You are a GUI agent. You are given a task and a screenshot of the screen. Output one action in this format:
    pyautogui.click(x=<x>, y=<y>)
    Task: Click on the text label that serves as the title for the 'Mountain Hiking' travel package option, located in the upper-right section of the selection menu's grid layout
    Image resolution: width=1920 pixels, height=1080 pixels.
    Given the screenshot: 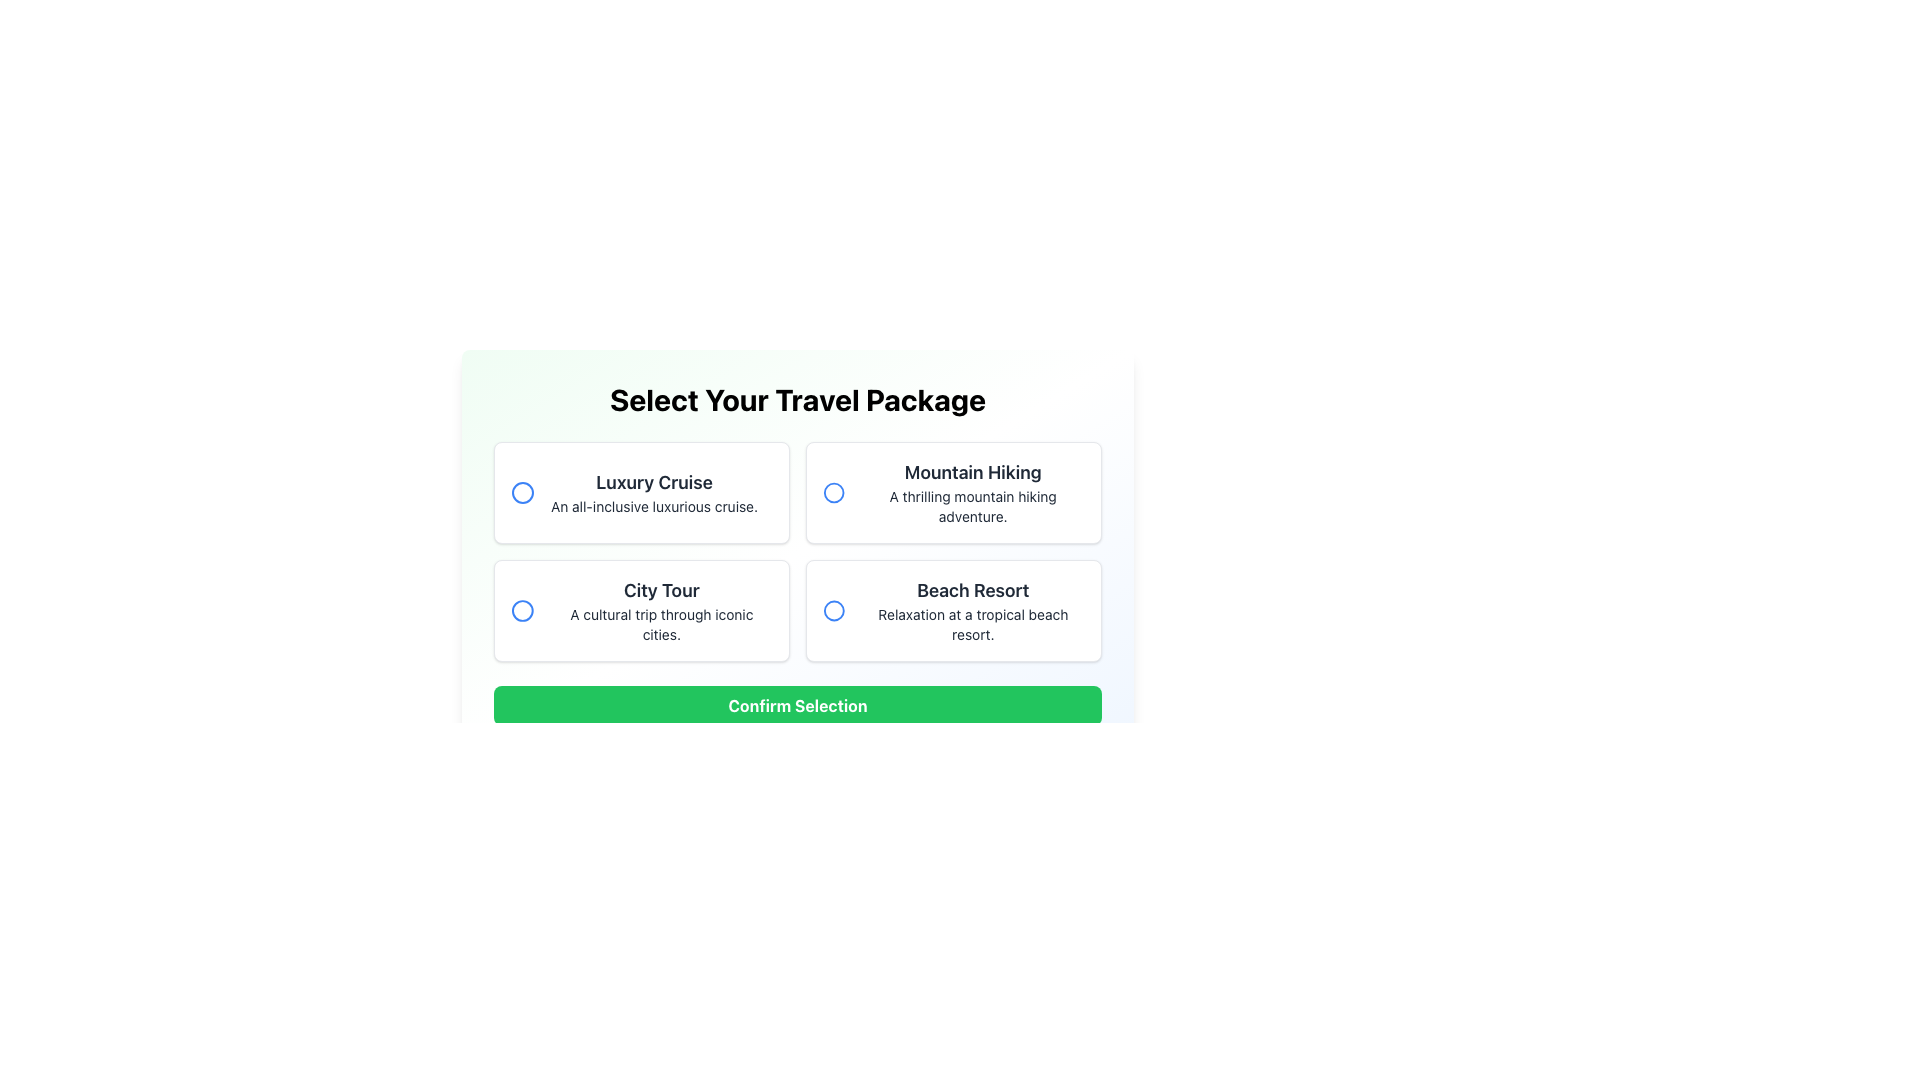 What is the action you would take?
    pyautogui.click(x=973, y=473)
    